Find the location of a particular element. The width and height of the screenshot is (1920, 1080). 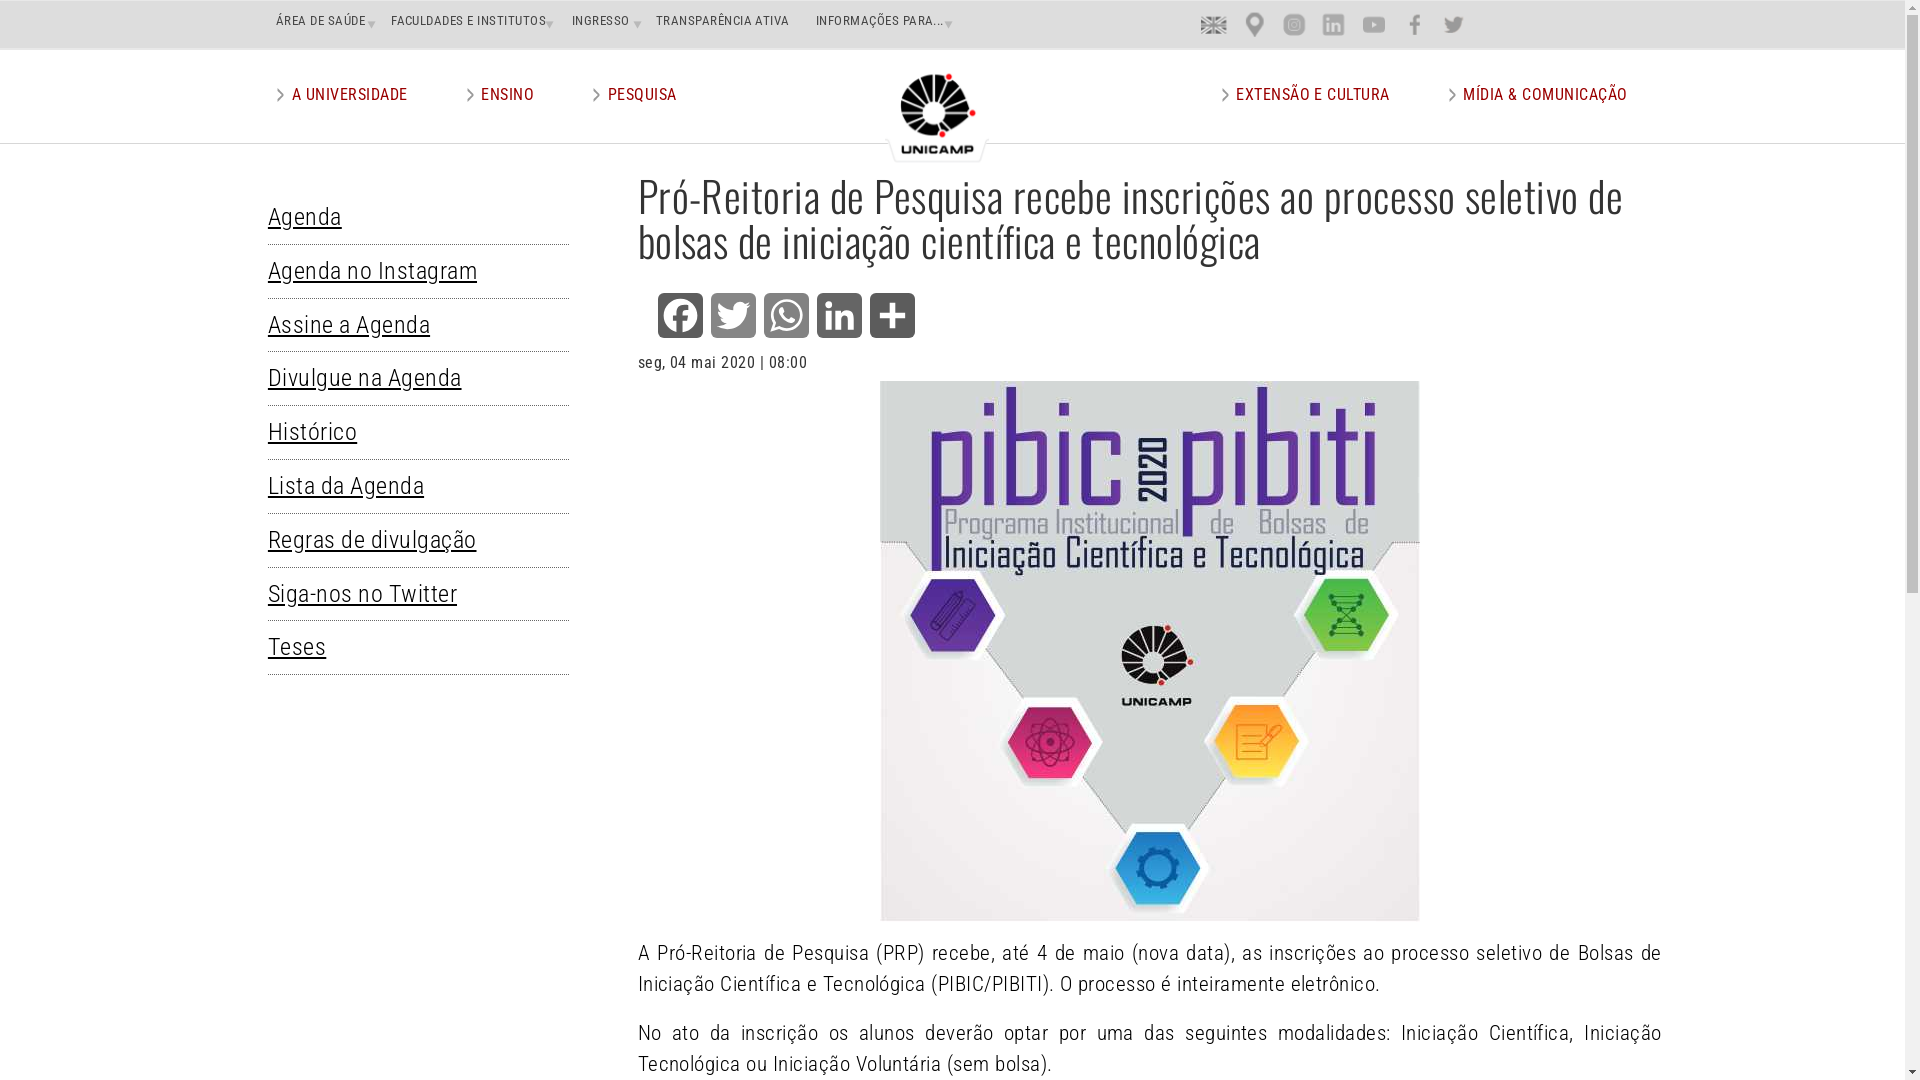

'You' is located at coordinates (1372, 24).